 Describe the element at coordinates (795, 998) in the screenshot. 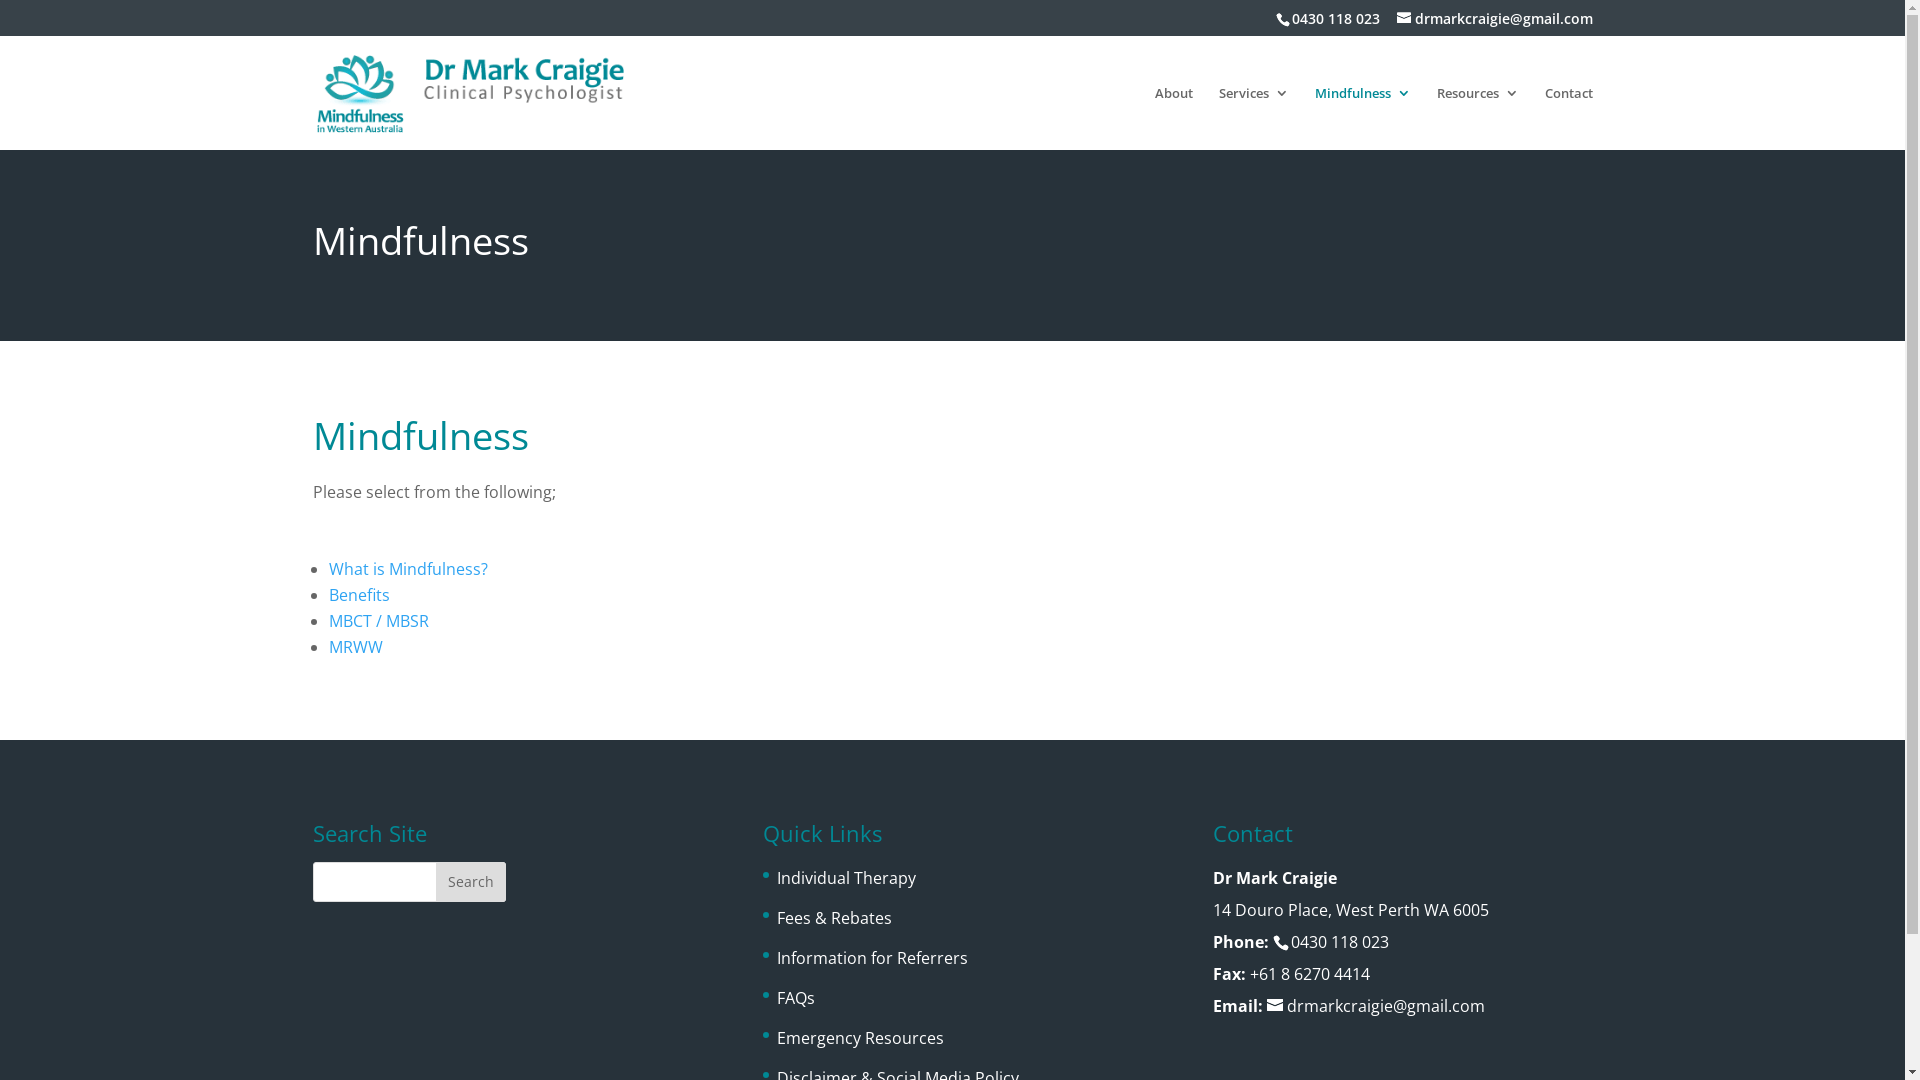

I see `'FAQs'` at that location.